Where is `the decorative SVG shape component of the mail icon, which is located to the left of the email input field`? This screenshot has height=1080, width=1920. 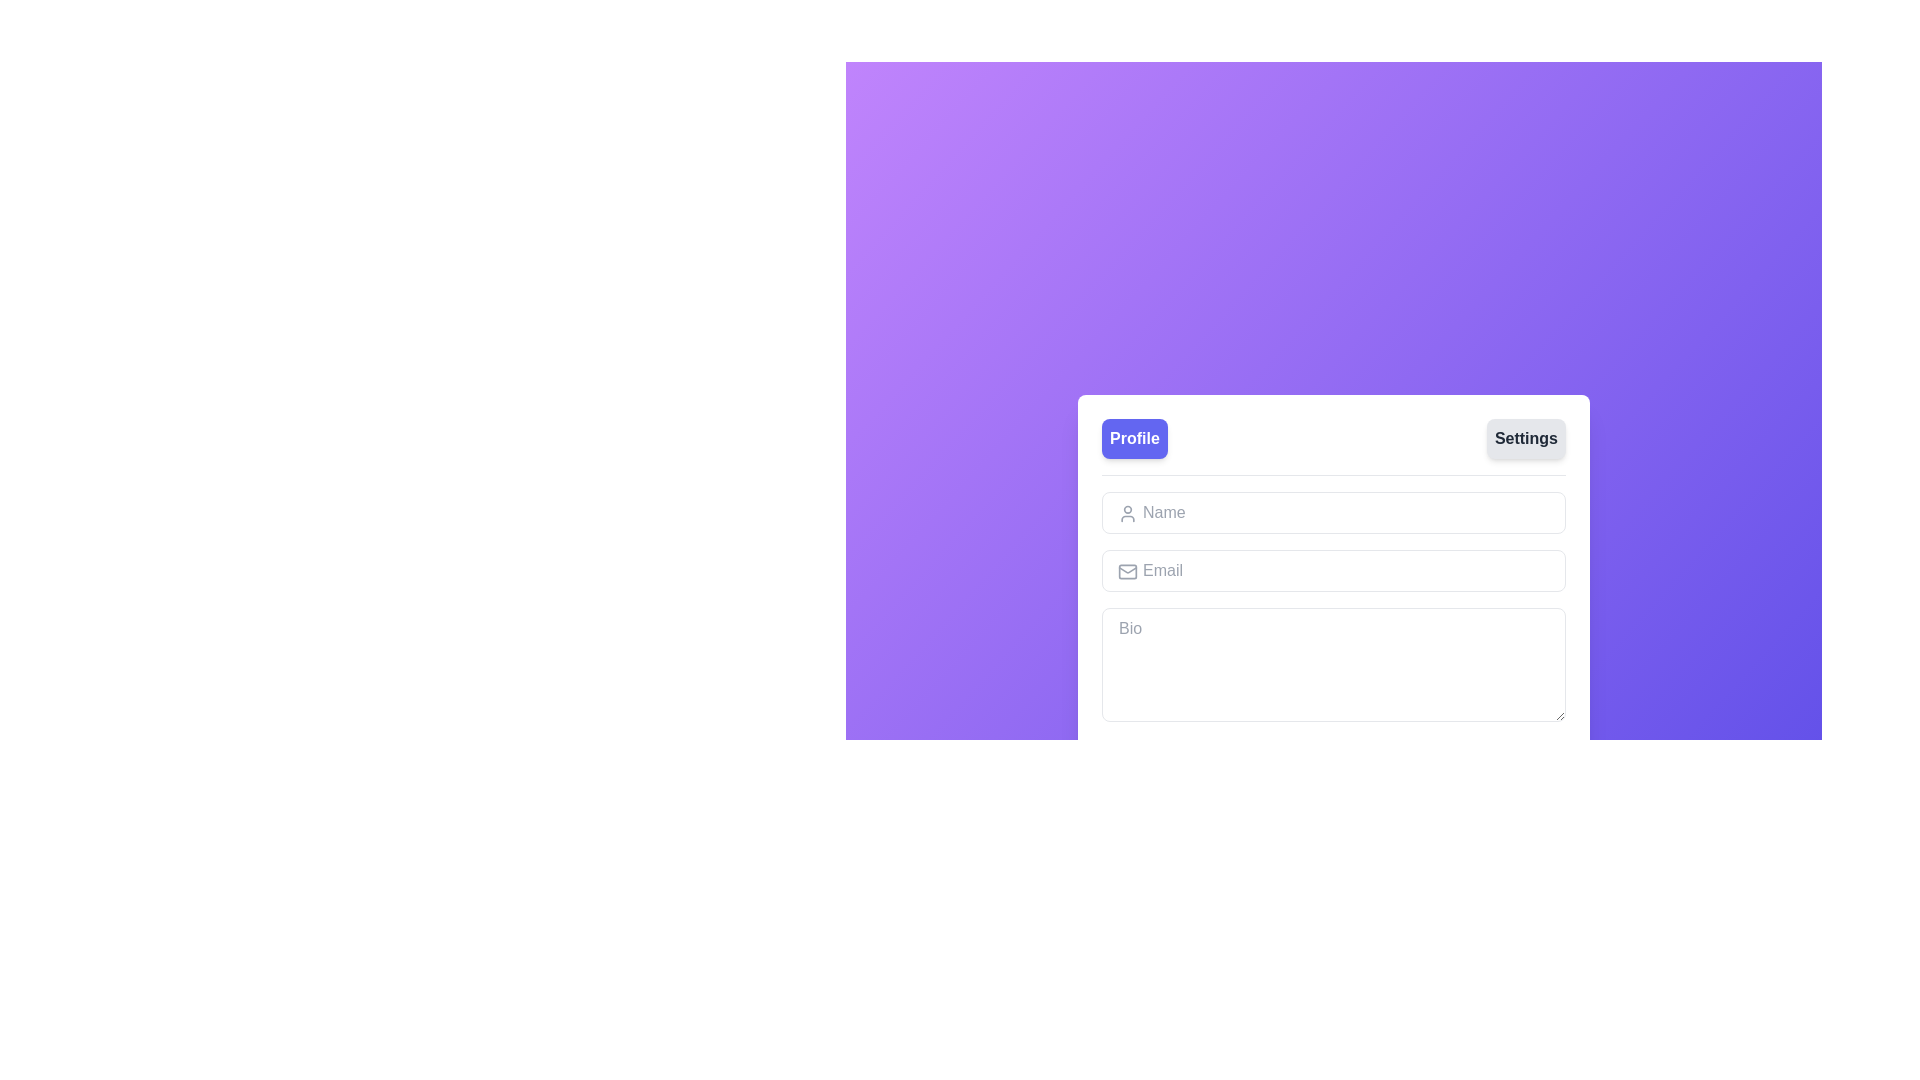
the decorative SVG shape component of the mail icon, which is located to the left of the email input field is located at coordinates (1128, 570).